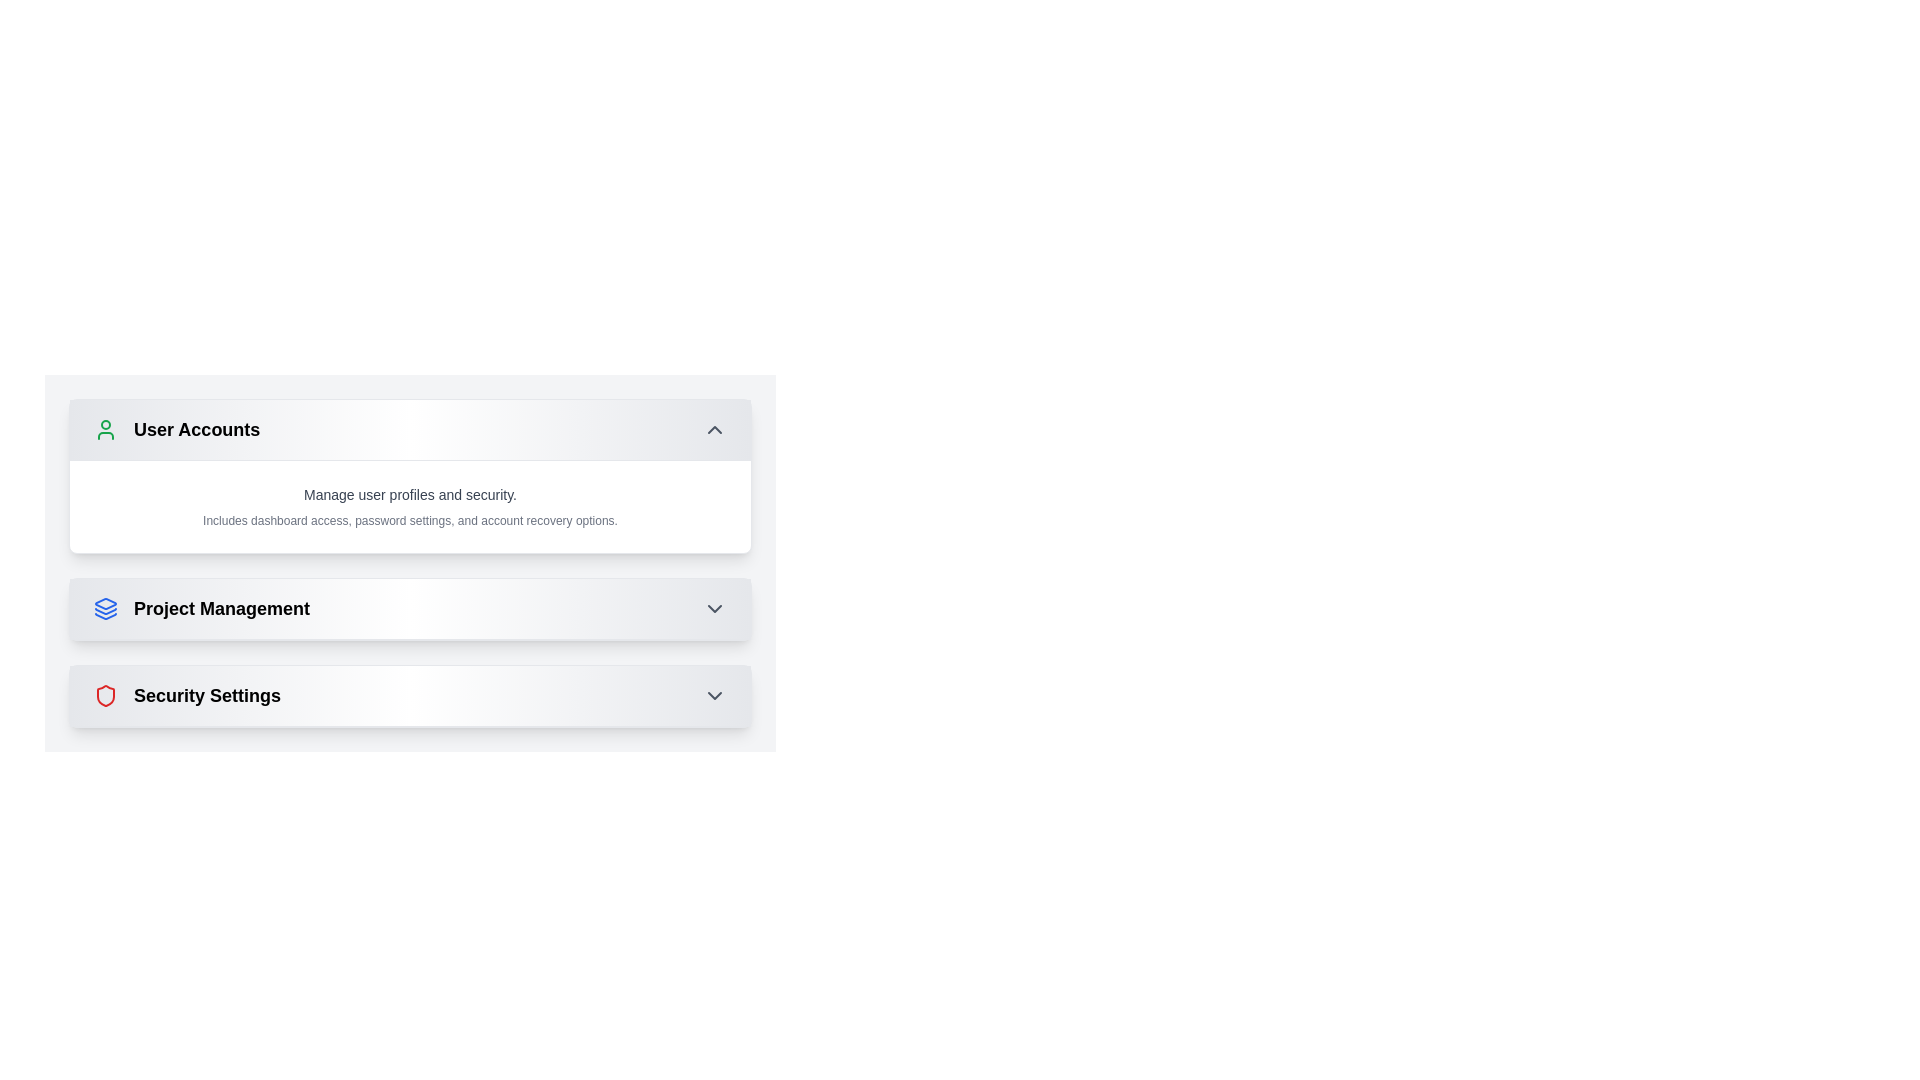  What do you see at coordinates (409, 505) in the screenshot?
I see `the text-based descriptive UI element that provides a summary of the 'User Accounts' category located below its title bar` at bounding box center [409, 505].